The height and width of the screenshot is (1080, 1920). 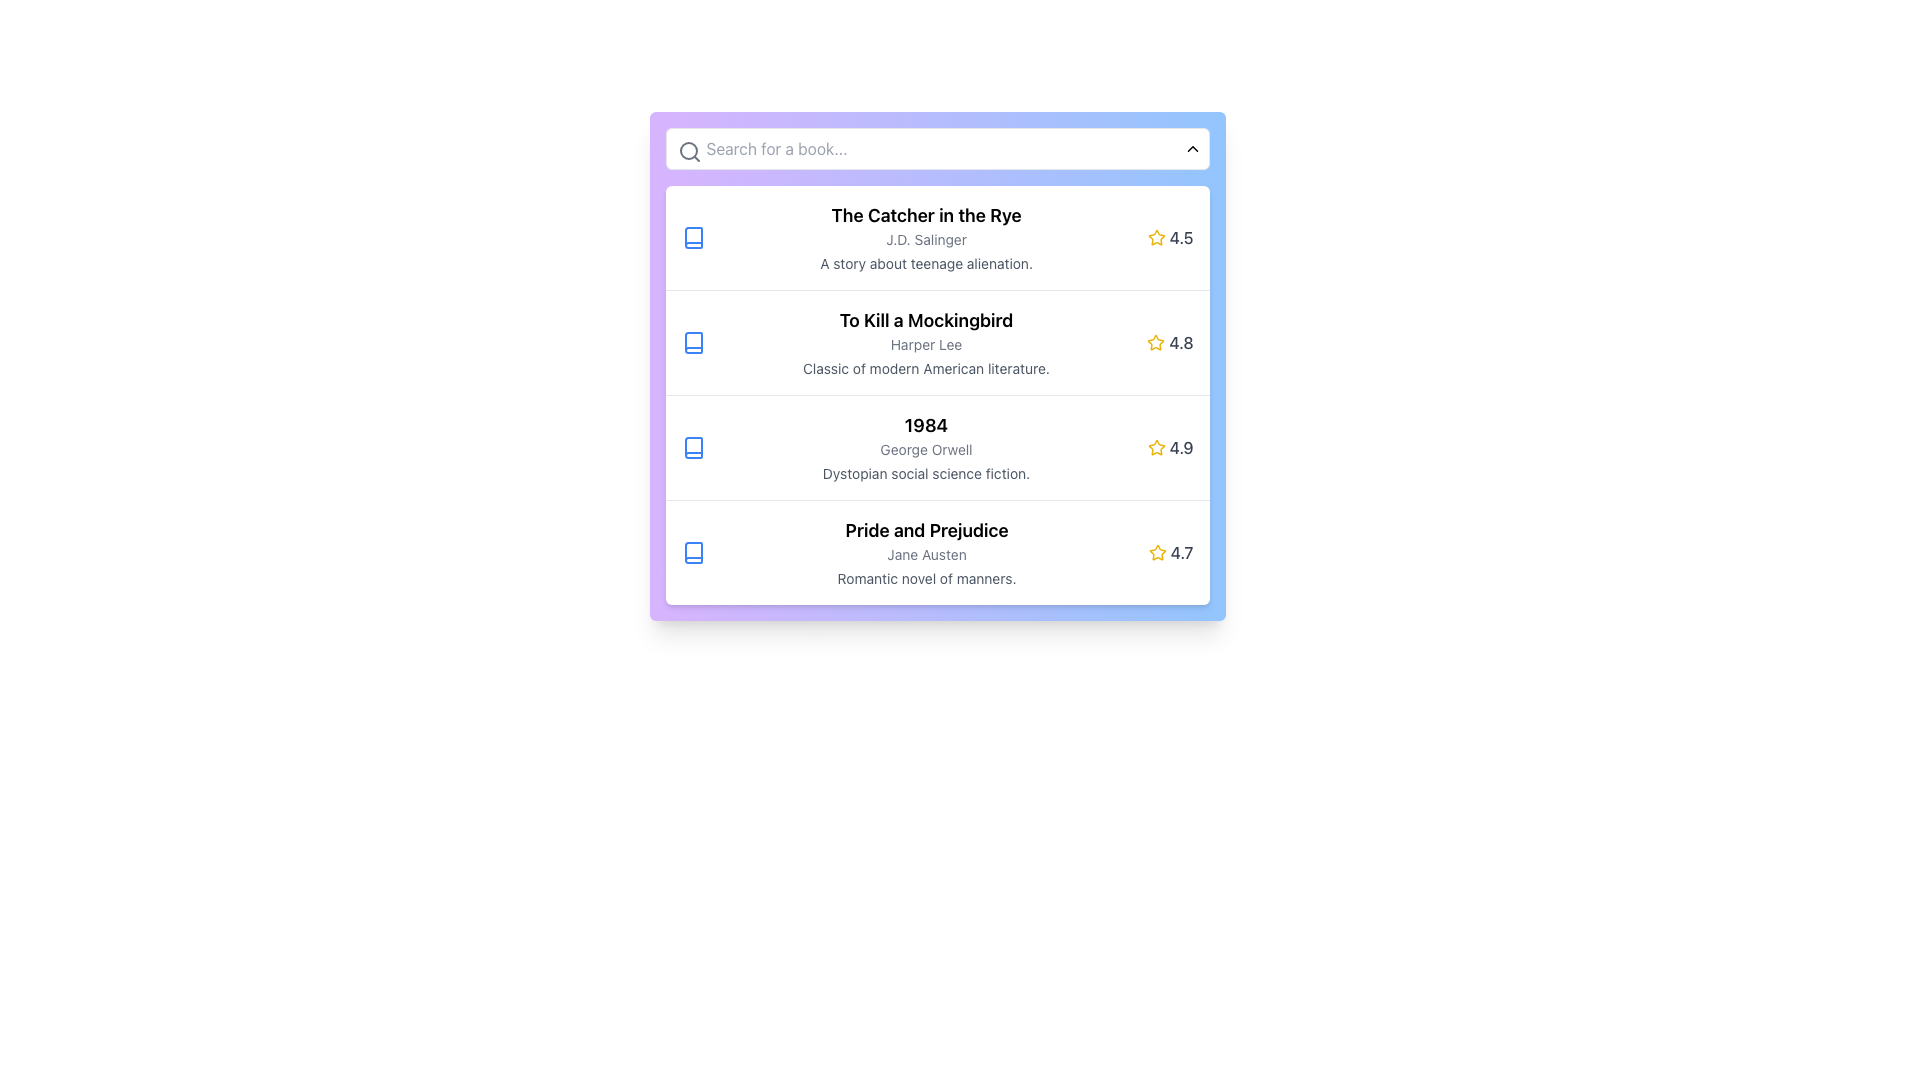 I want to click on the text label displaying the author's name for the book 'To Kill a Mockingbird', which is positioned below the title and above the descriptive text, so click(x=925, y=343).